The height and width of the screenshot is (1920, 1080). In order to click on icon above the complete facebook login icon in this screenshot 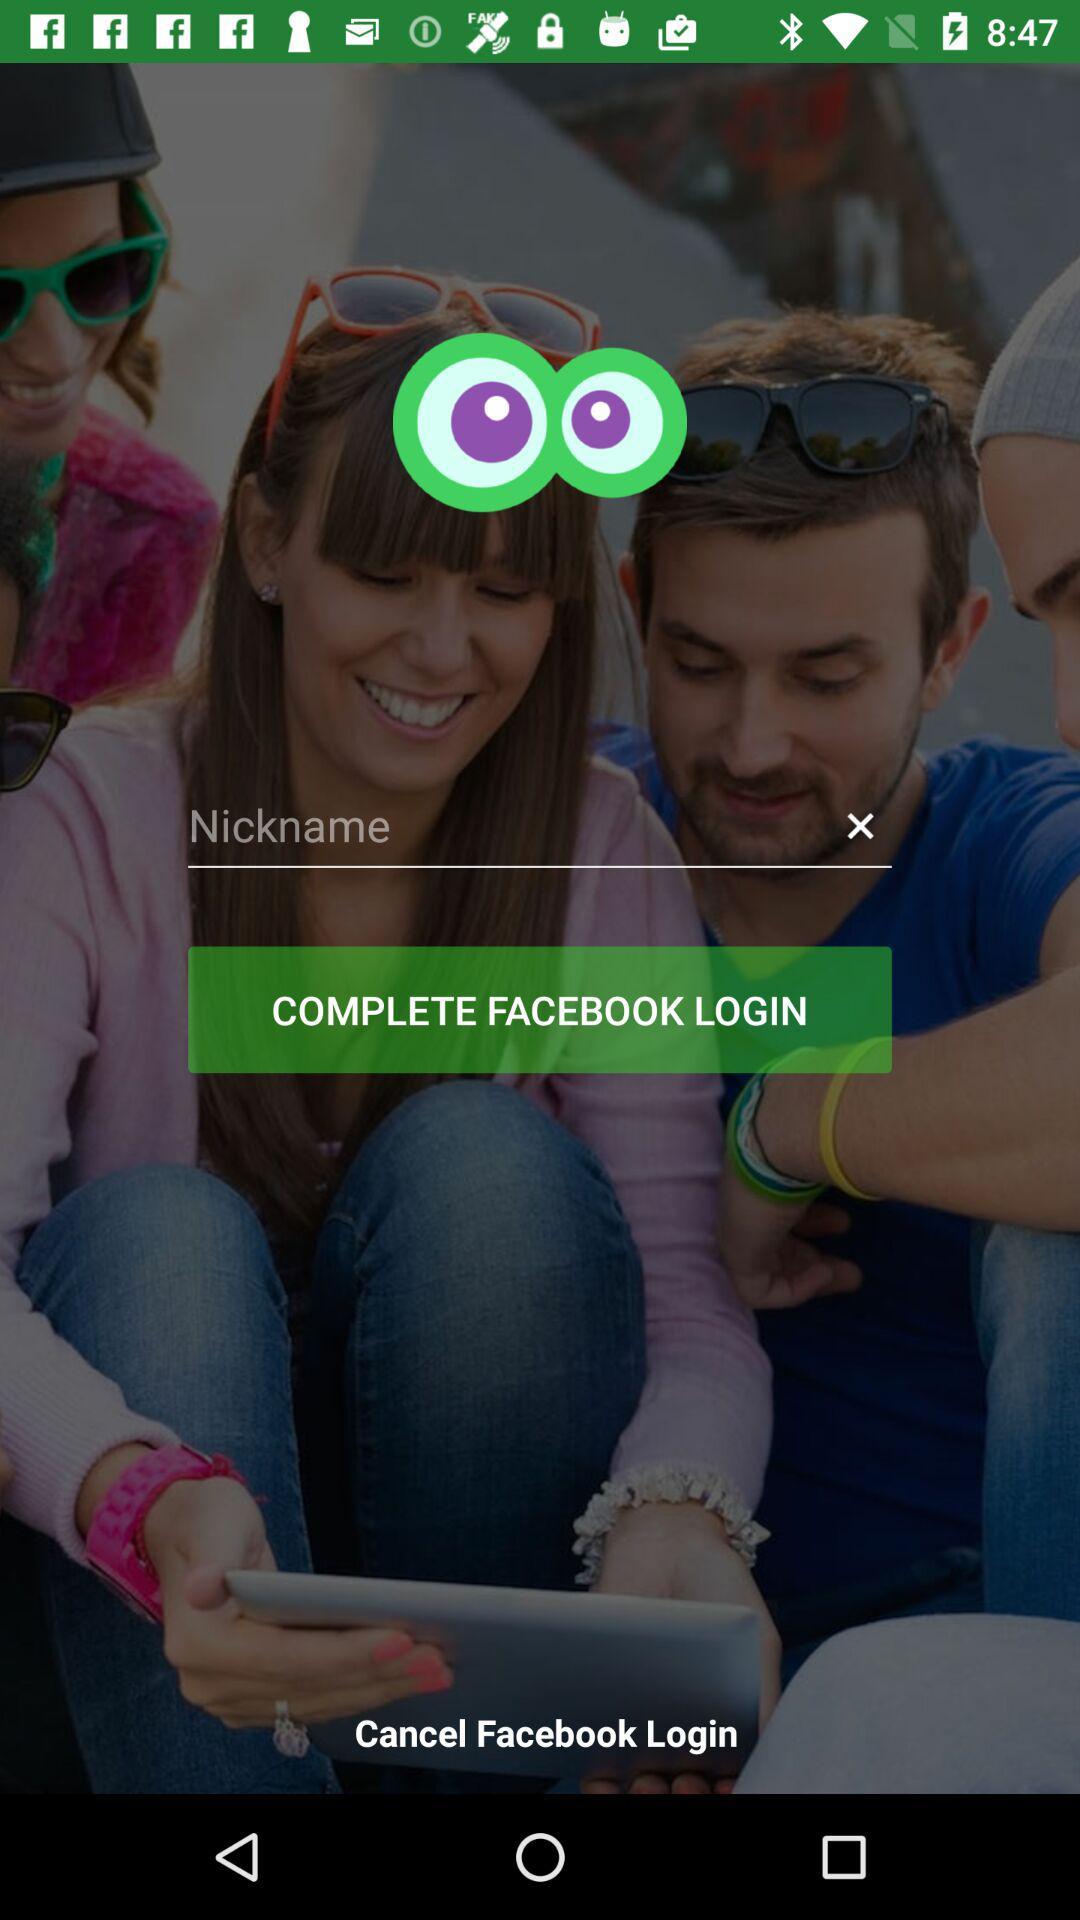, I will do `click(540, 825)`.